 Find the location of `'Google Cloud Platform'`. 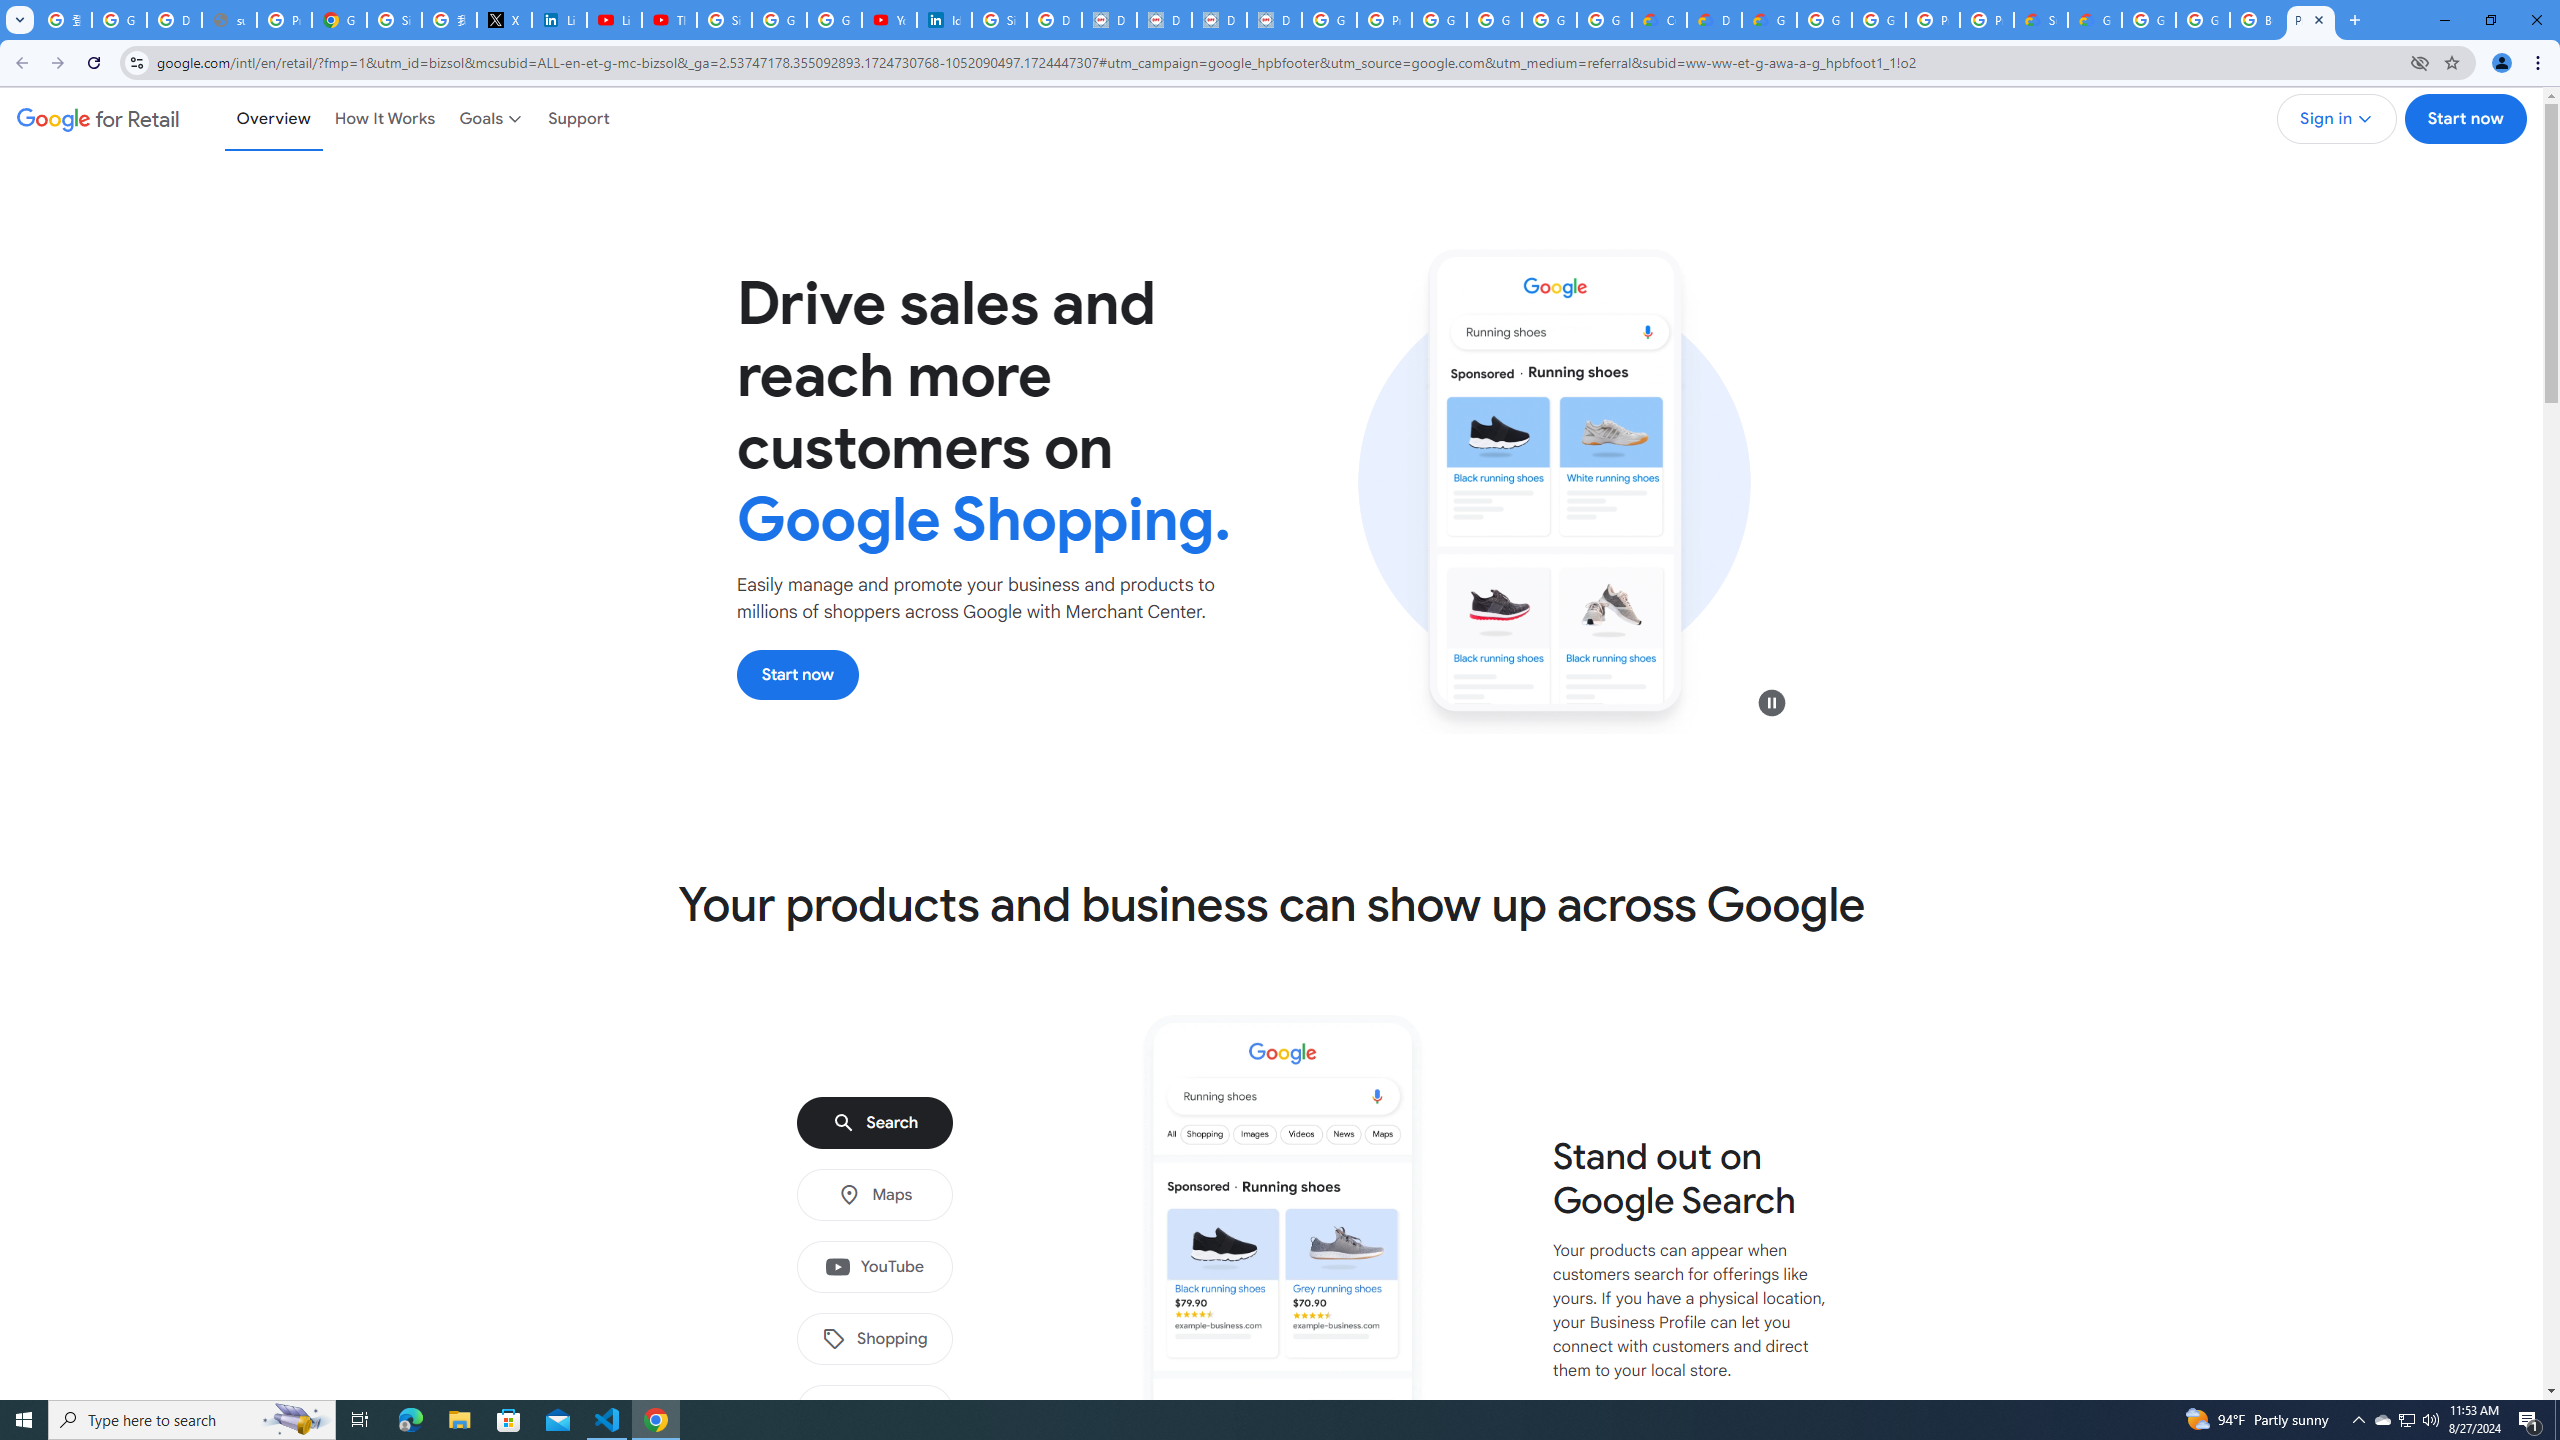

'Google Cloud Platform' is located at coordinates (1879, 19).